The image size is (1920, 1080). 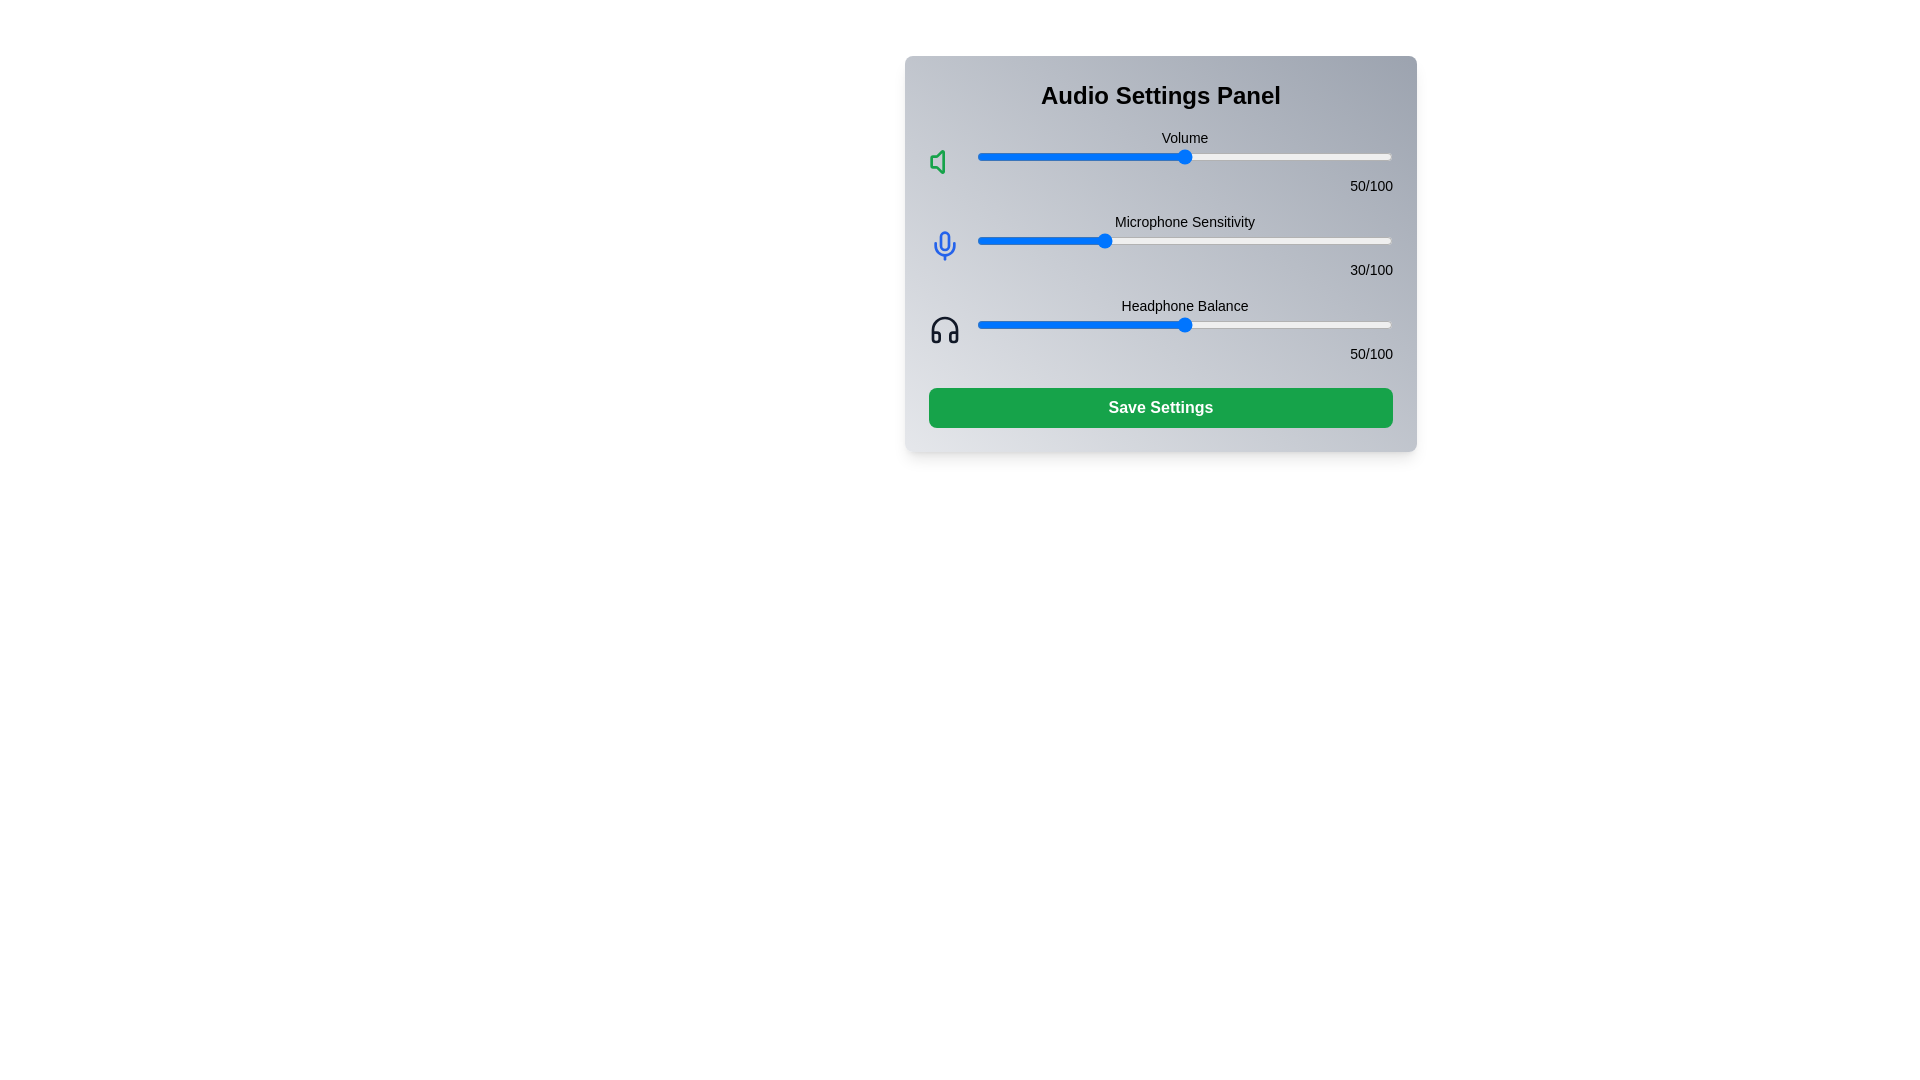 What do you see at coordinates (1151, 156) in the screenshot?
I see `volume` at bounding box center [1151, 156].